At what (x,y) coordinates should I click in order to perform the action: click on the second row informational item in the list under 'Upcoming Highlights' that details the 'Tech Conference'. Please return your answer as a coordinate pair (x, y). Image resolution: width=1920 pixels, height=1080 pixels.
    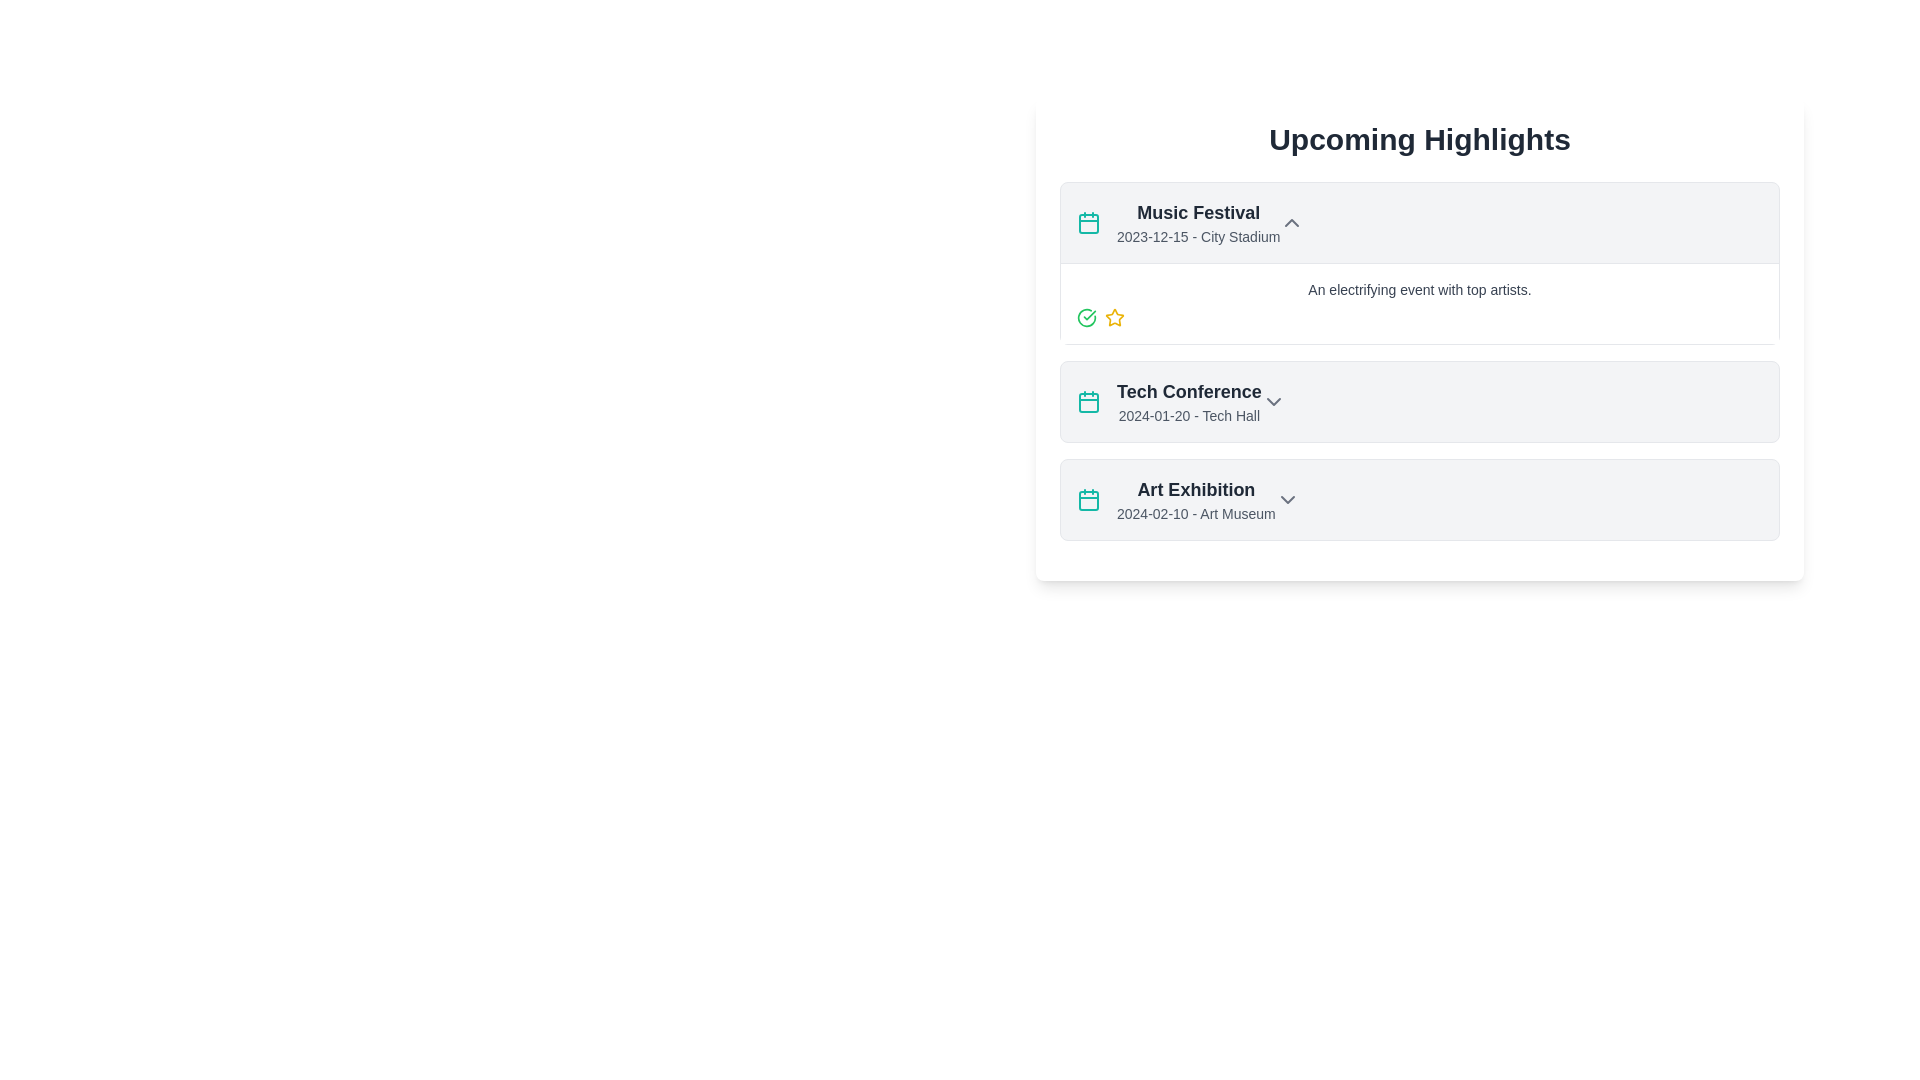
    Looking at the image, I should click on (1169, 401).